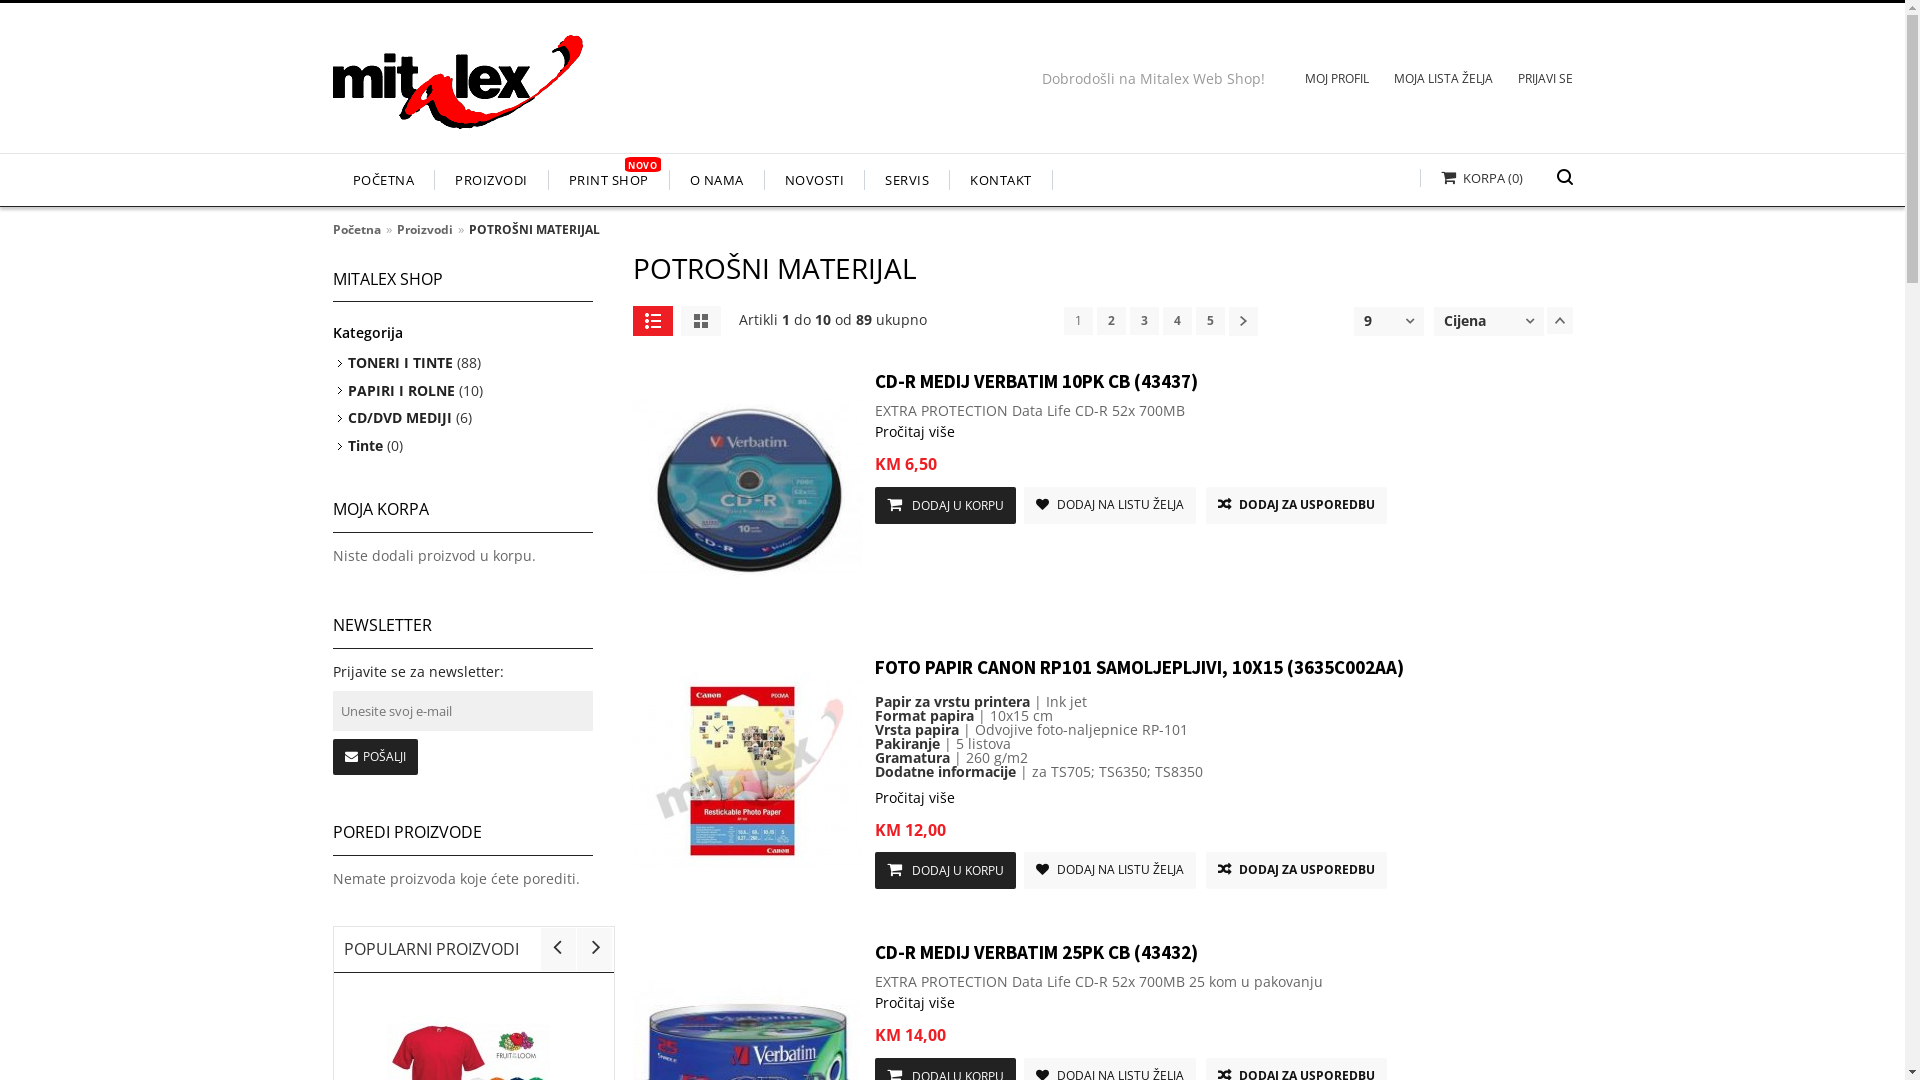 This screenshot has height=1080, width=1920. I want to click on 'Mitalex Shop', so click(455, 88).